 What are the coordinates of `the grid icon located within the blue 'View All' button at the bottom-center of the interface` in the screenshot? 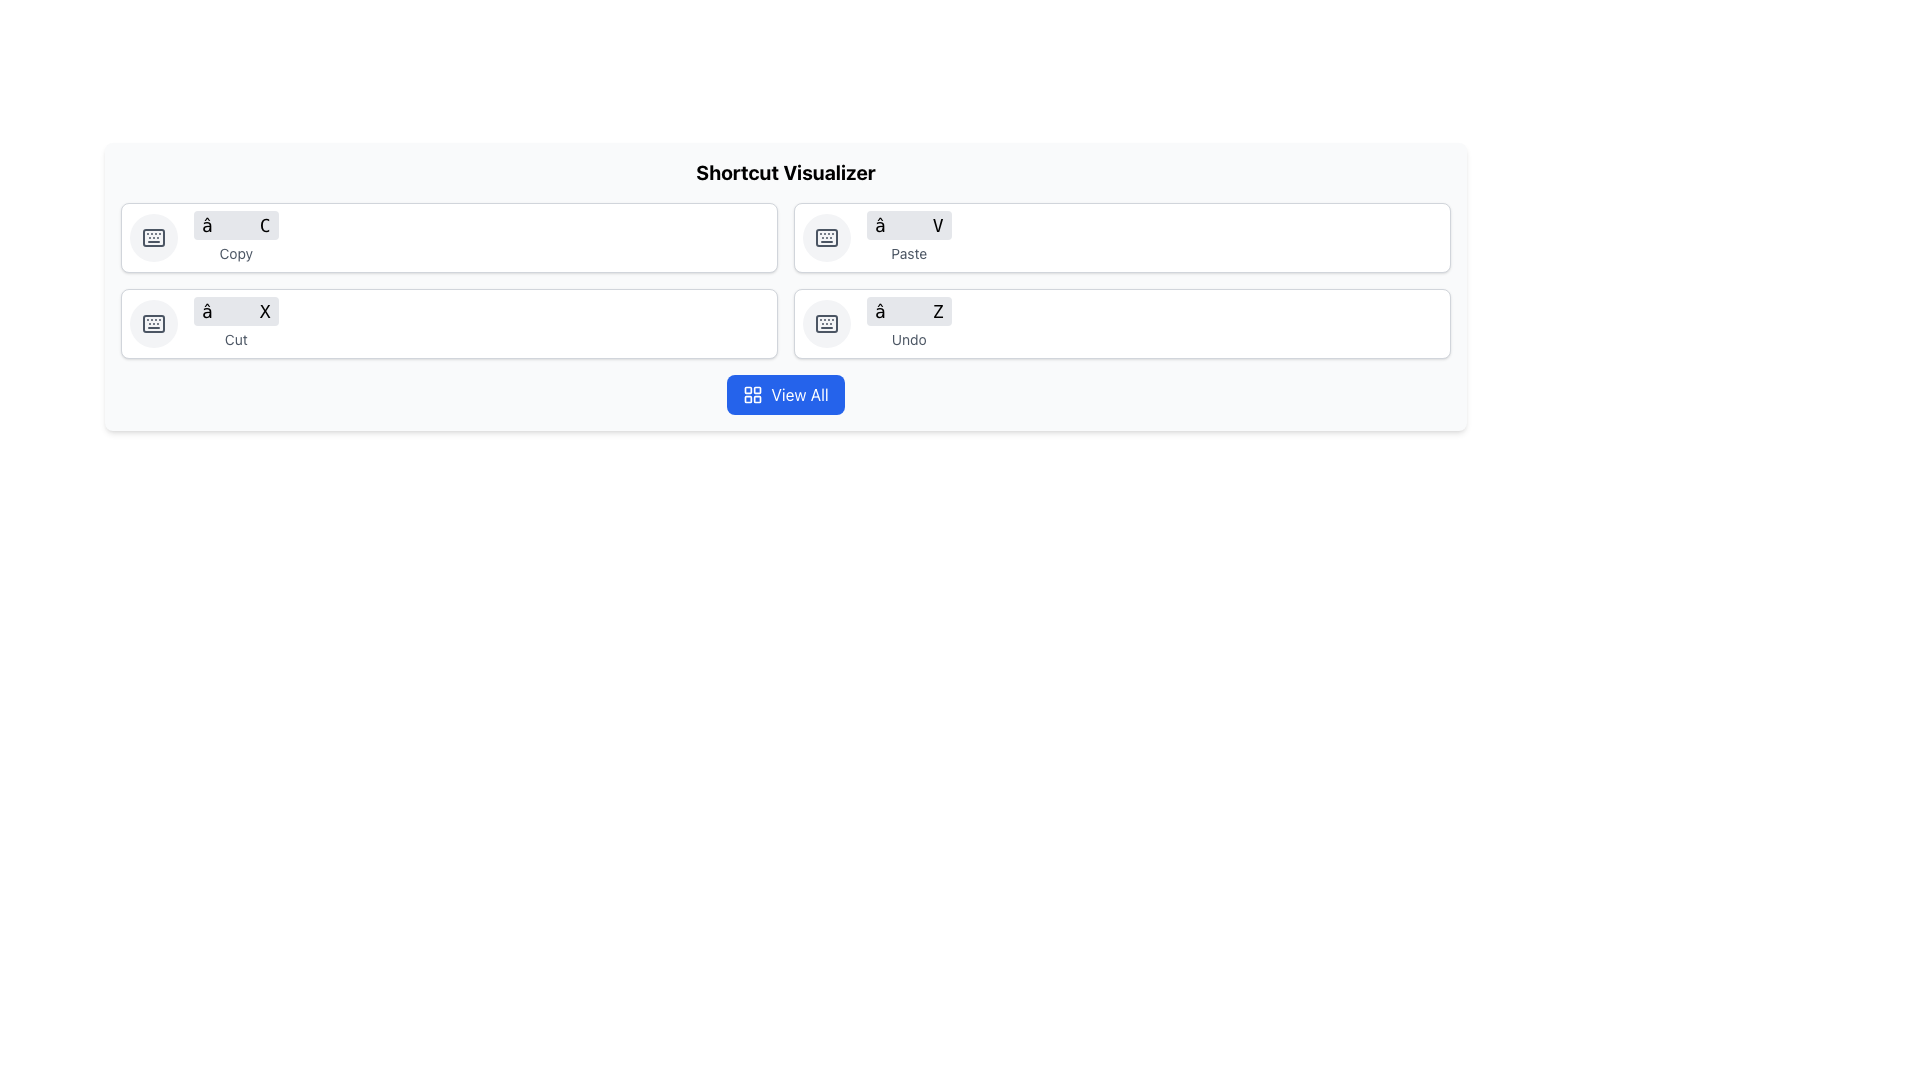 It's located at (752, 394).